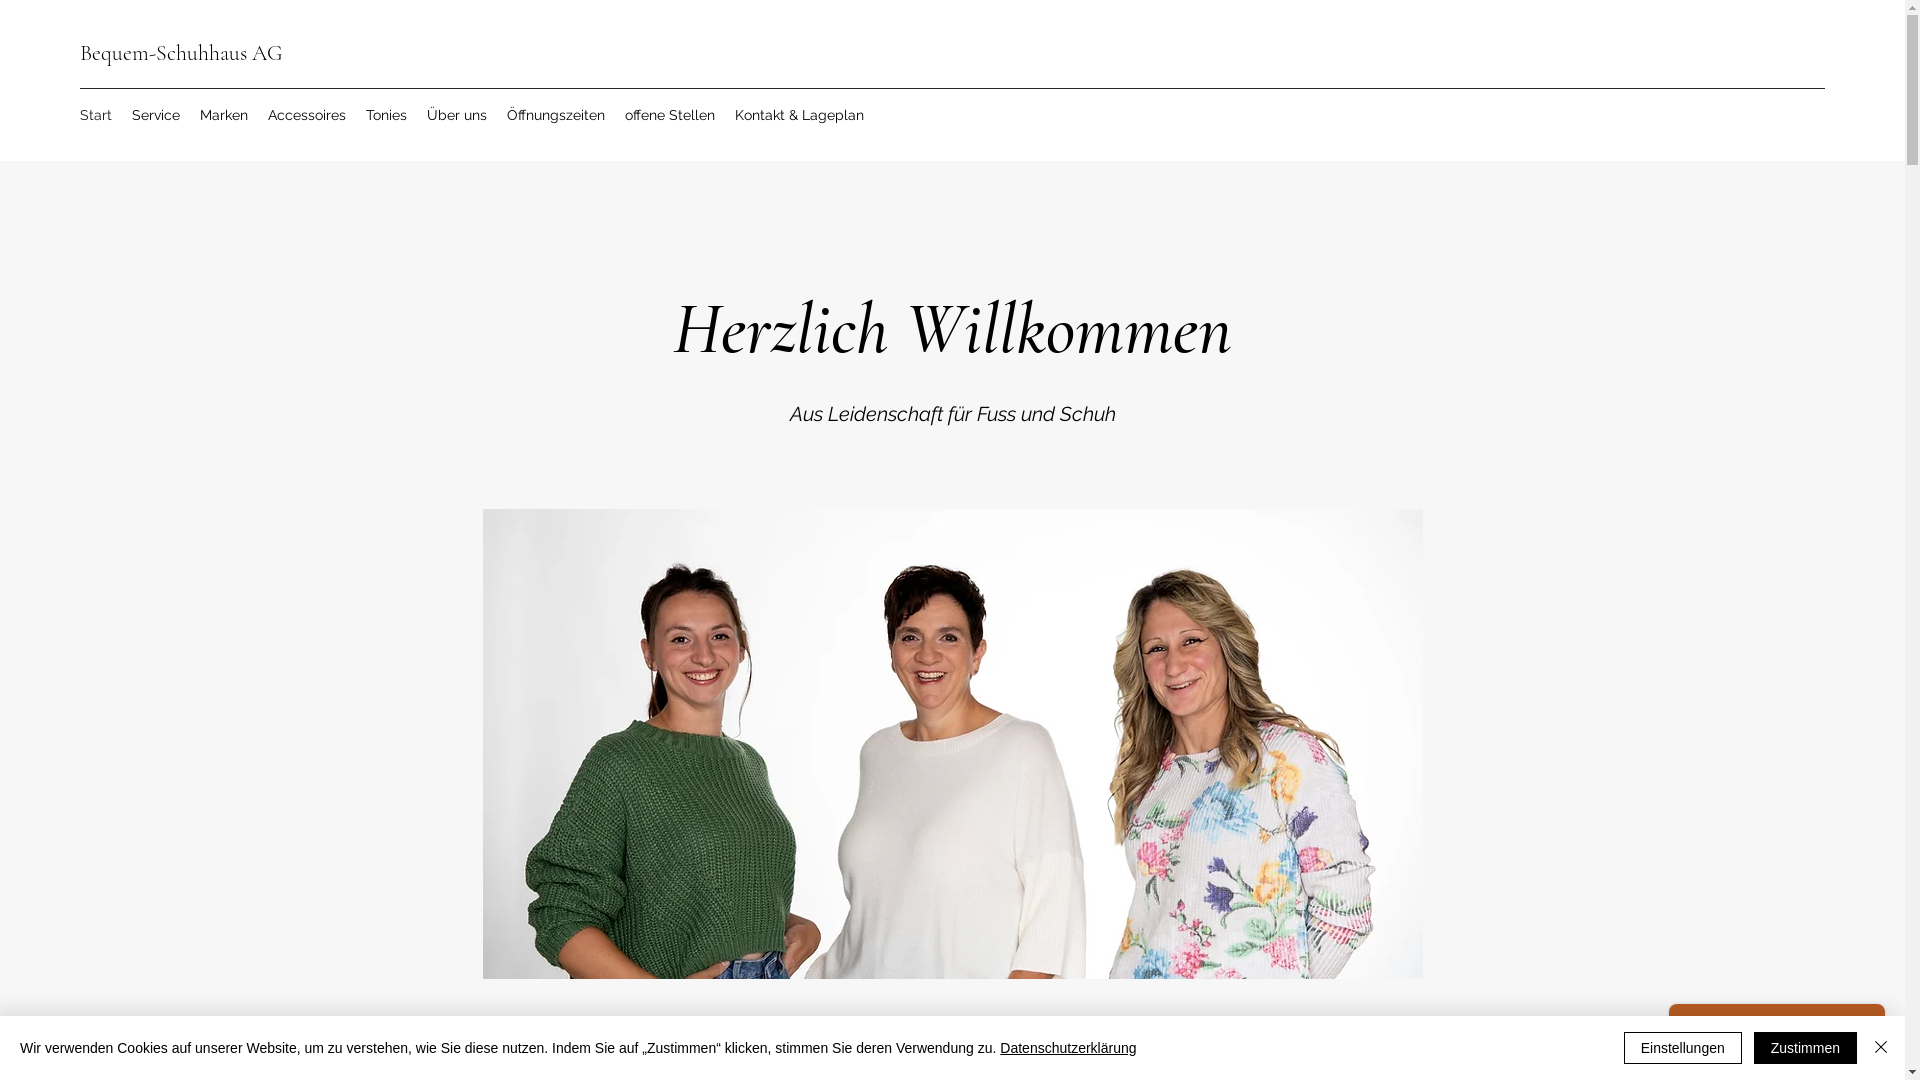 This screenshot has height=1080, width=1920. What do you see at coordinates (798, 115) in the screenshot?
I see `'Kontakt & Lageplan'` at bounding box center [798, 115].